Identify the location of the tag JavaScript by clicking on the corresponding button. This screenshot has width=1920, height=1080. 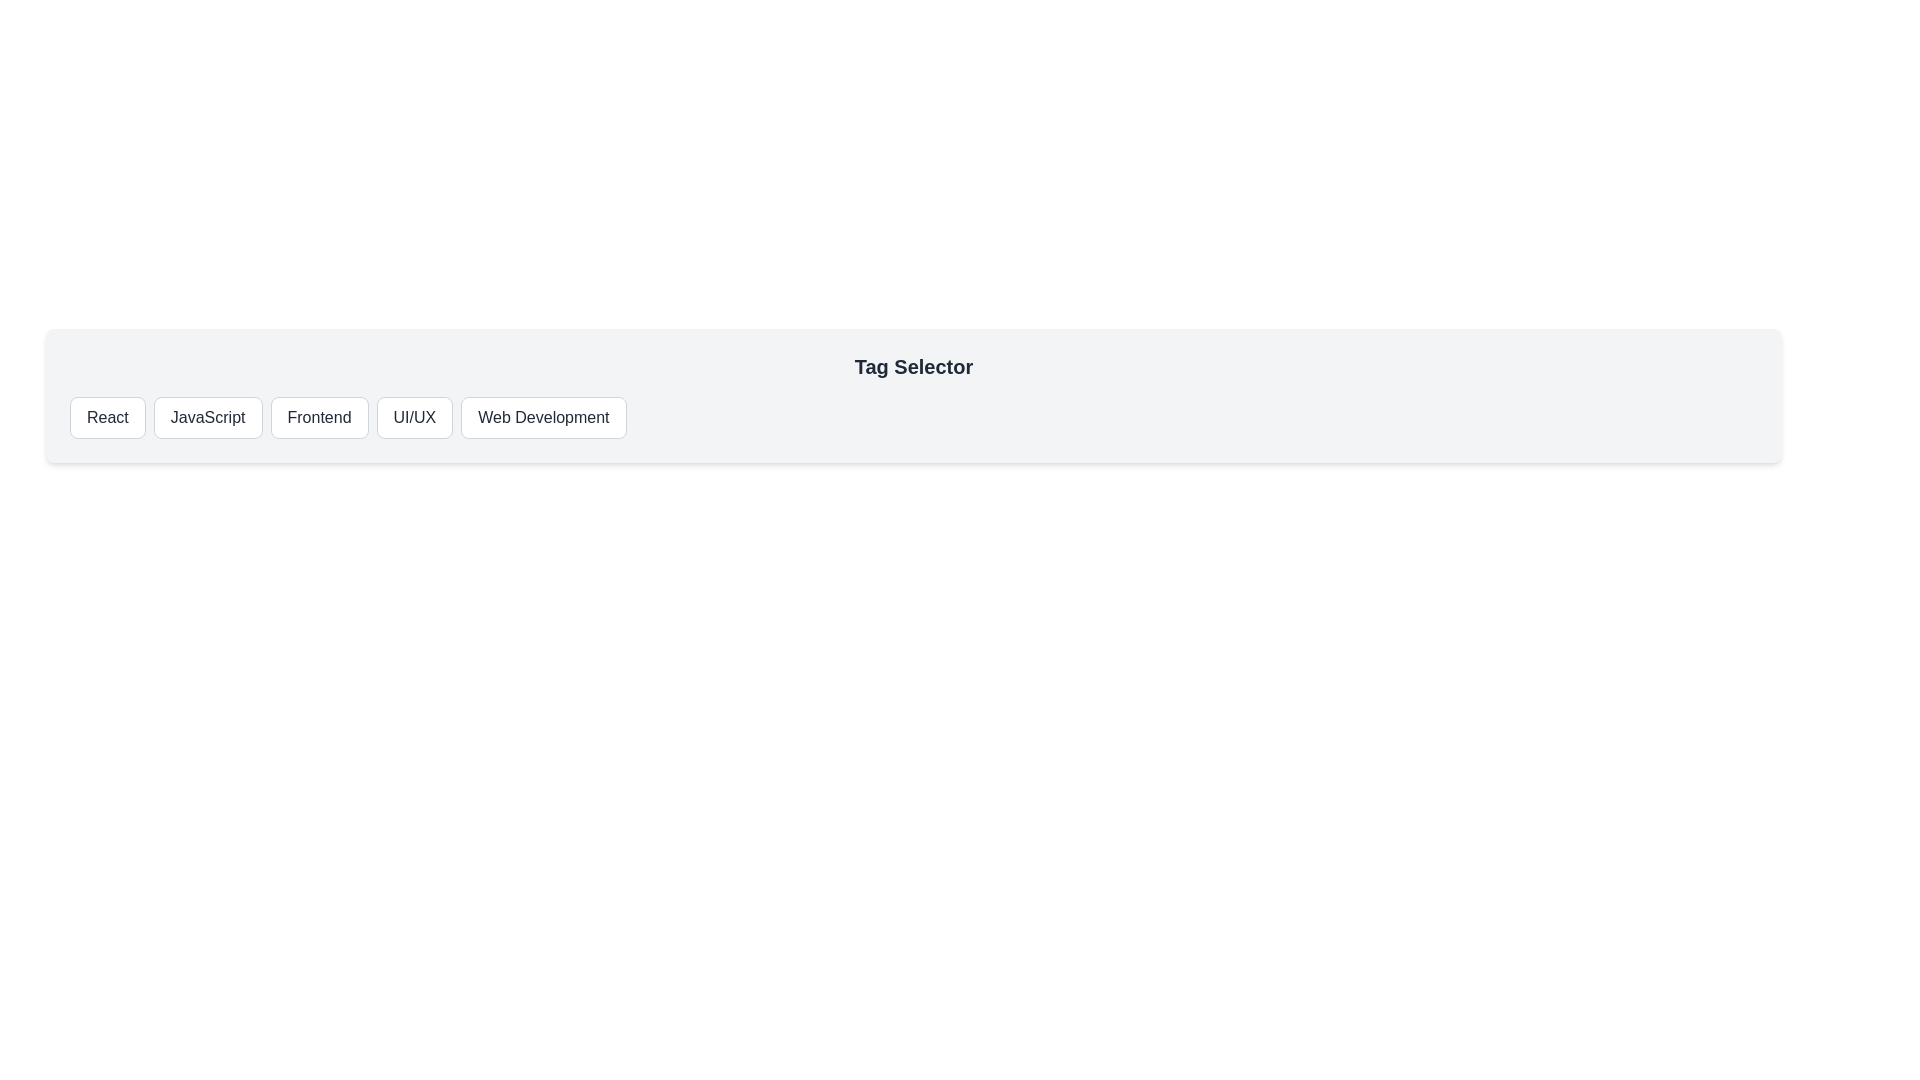
(207, 416).